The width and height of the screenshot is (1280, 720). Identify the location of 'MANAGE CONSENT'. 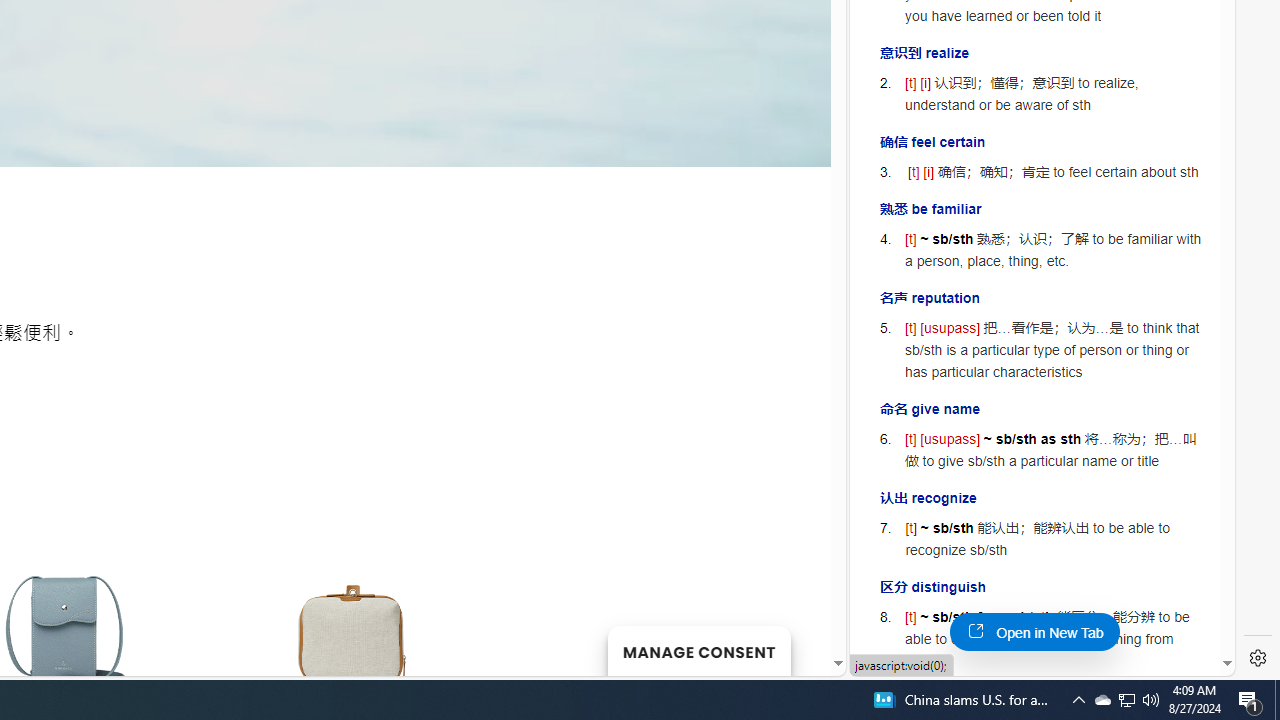
(698, 650).